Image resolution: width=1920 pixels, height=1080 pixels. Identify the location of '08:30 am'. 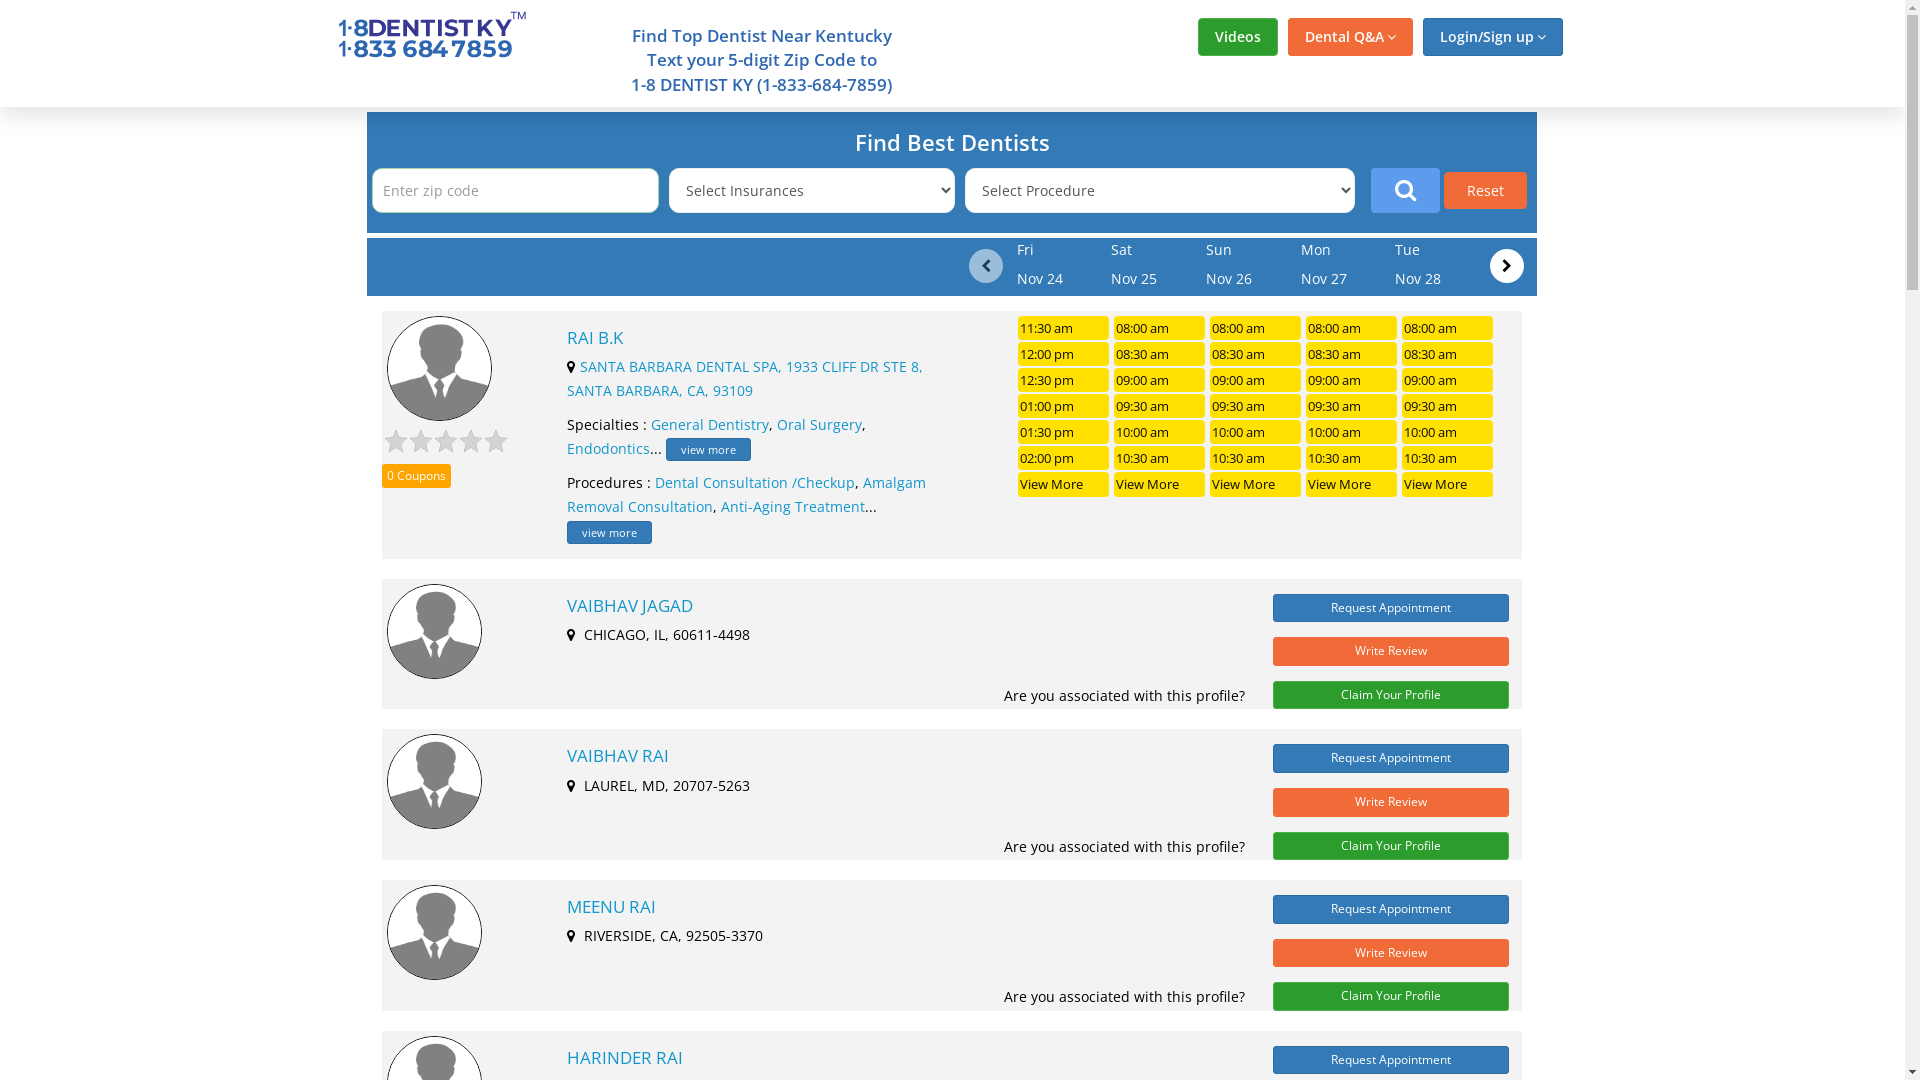
(1254, 353).